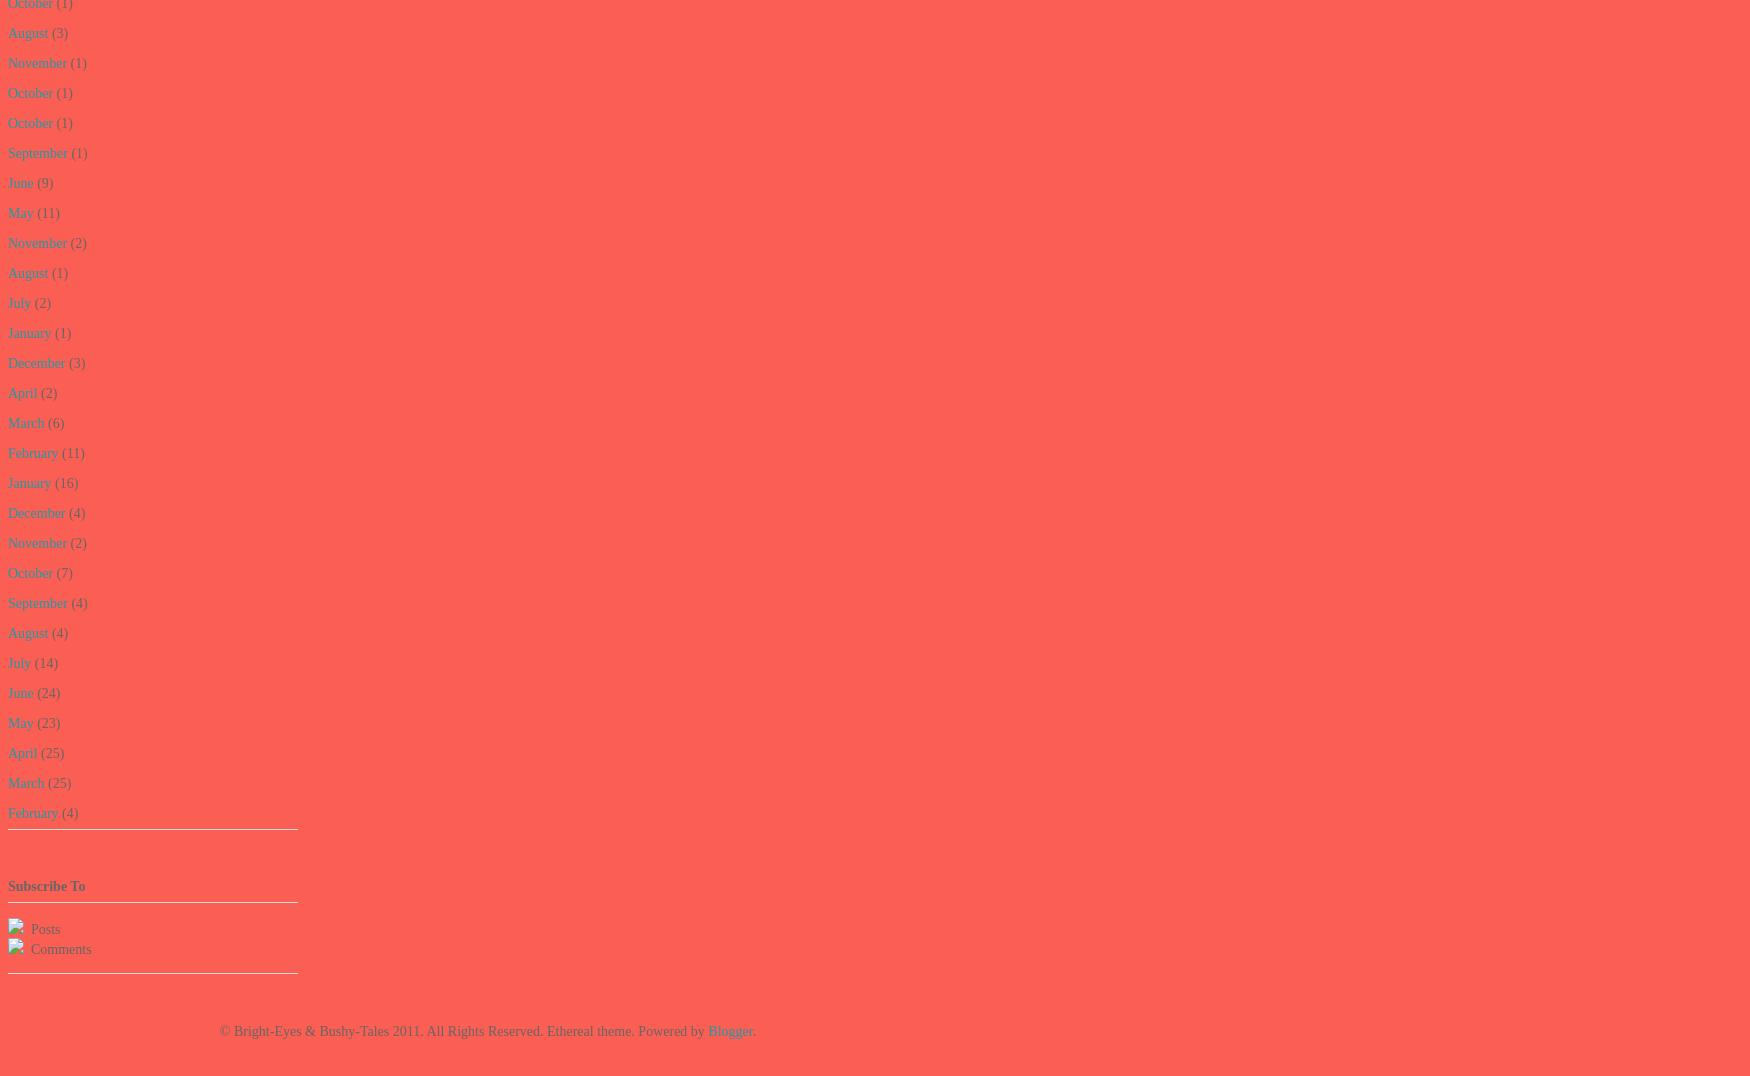 This screenshot has height=1076, width=1750. I want to click on 'Posts', so click(25, 927).